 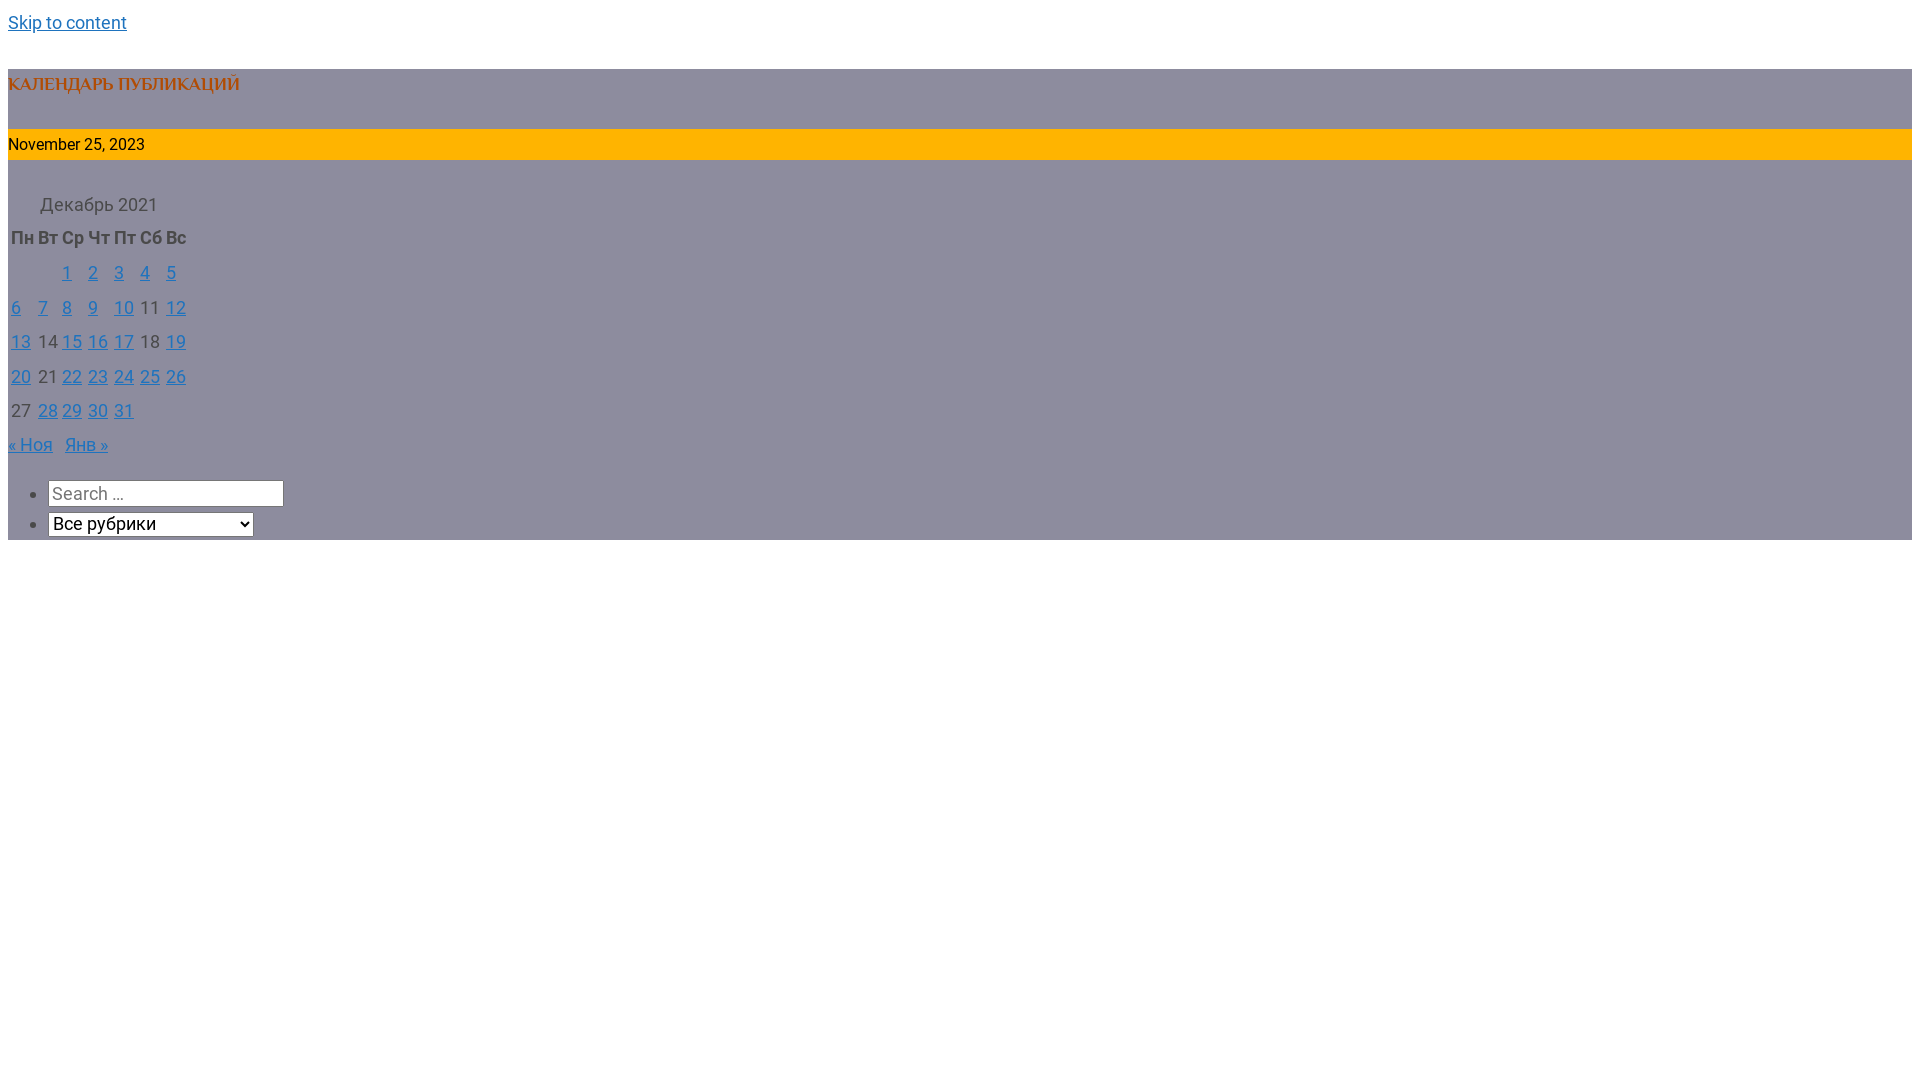 What do you see at coordinates (20, 340) in the screenshot?
I see `'13'` at bounding box center [20, 340].